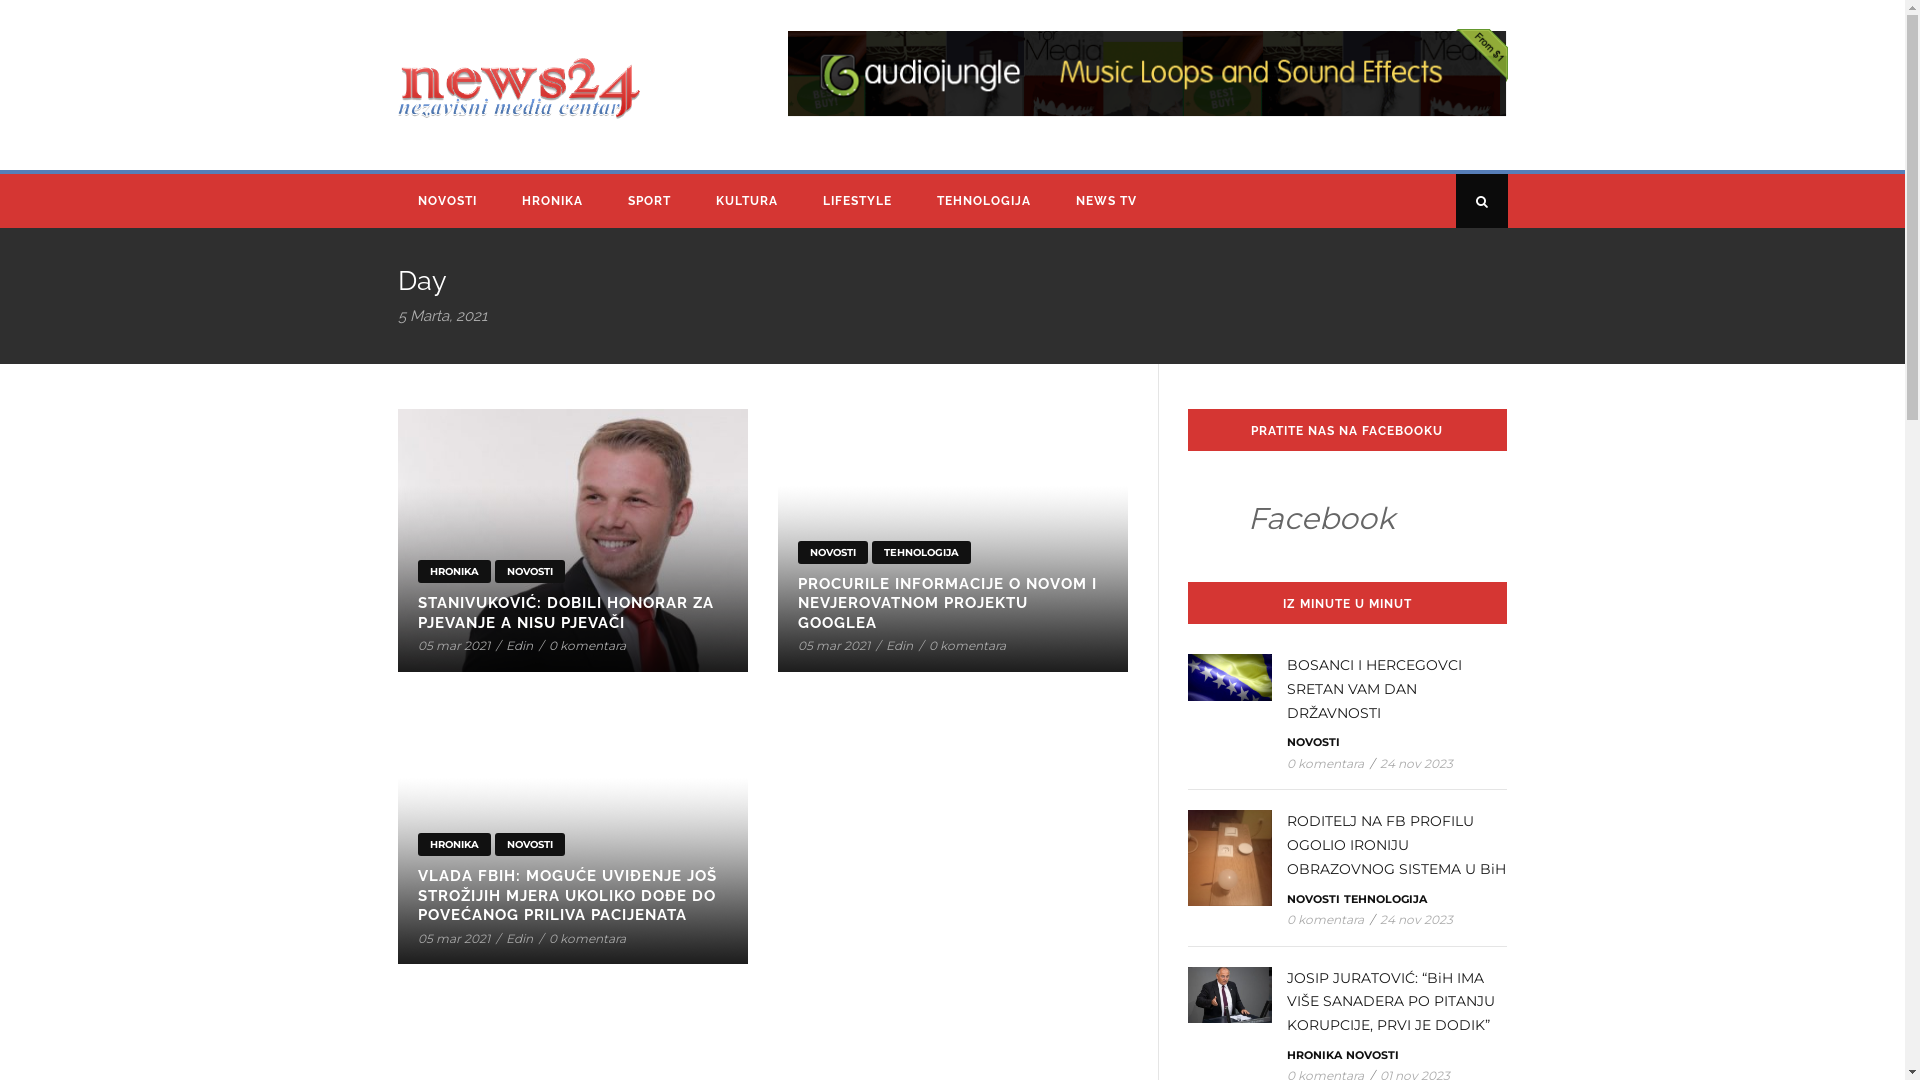 The height and width of the screenshot is (1080, 1920). What do you see at coordinates (519, 645) in the screenshot?
I see `'Edin'` at bounding box center [519, 645].